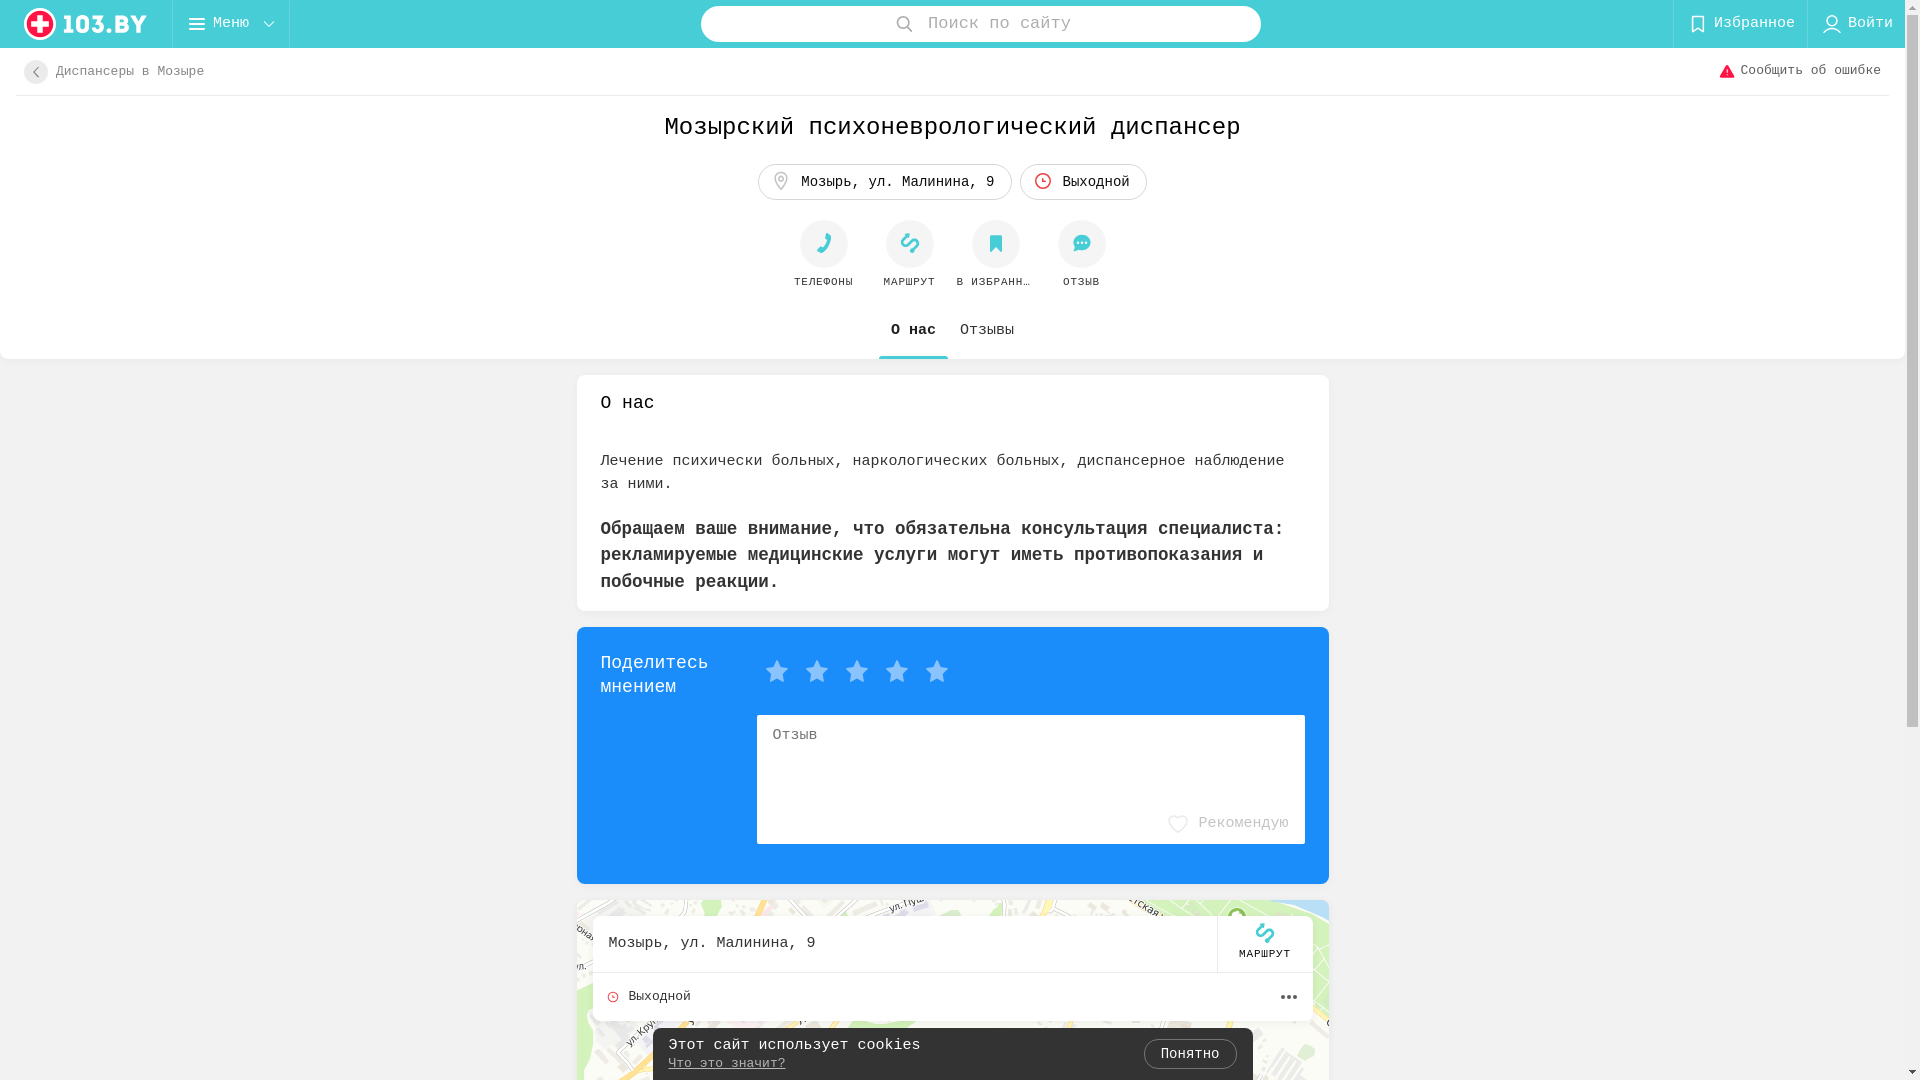 This screenshot has height=1080, width=1920. What do you see at coordinates (85, 23) in the screenshot?
I see `'logo'` at bounding box center [85, 23].